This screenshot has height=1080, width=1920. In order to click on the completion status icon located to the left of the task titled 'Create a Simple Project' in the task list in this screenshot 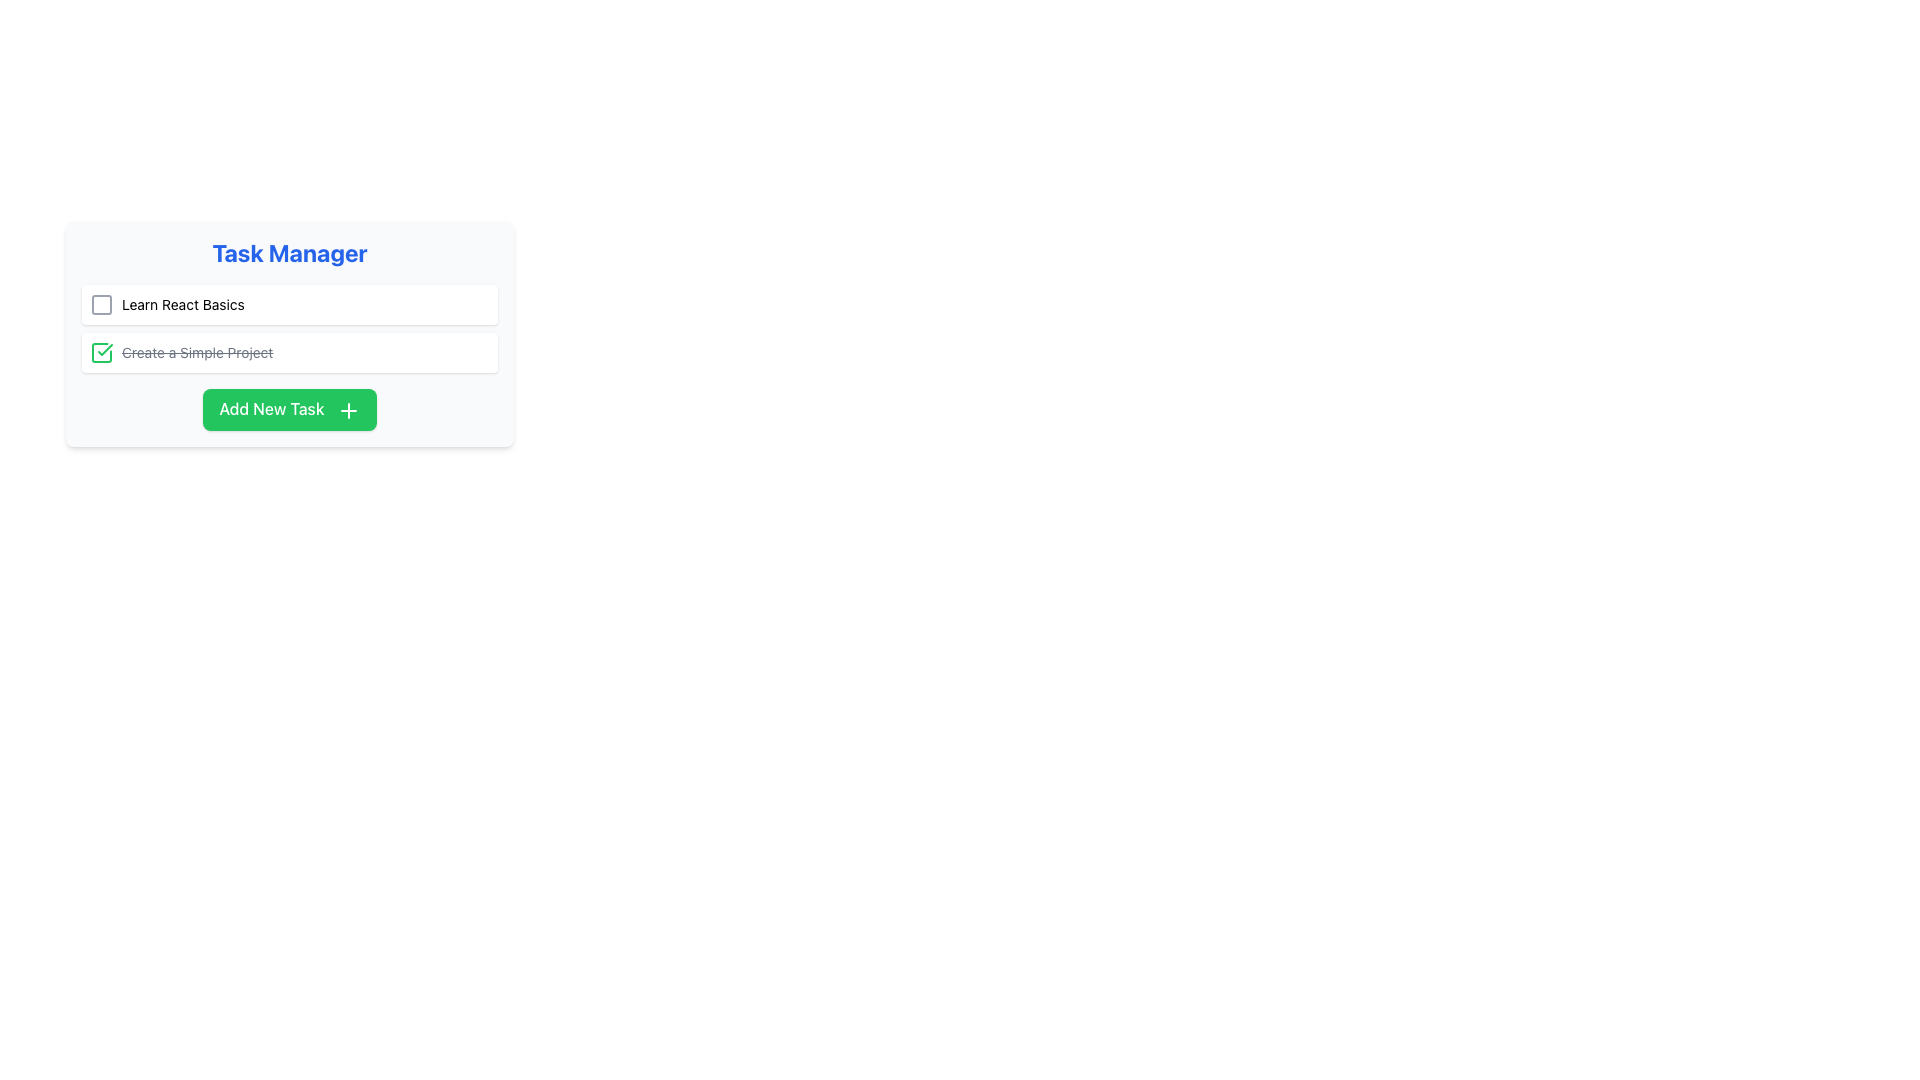, I will do `click(104, 349)`.